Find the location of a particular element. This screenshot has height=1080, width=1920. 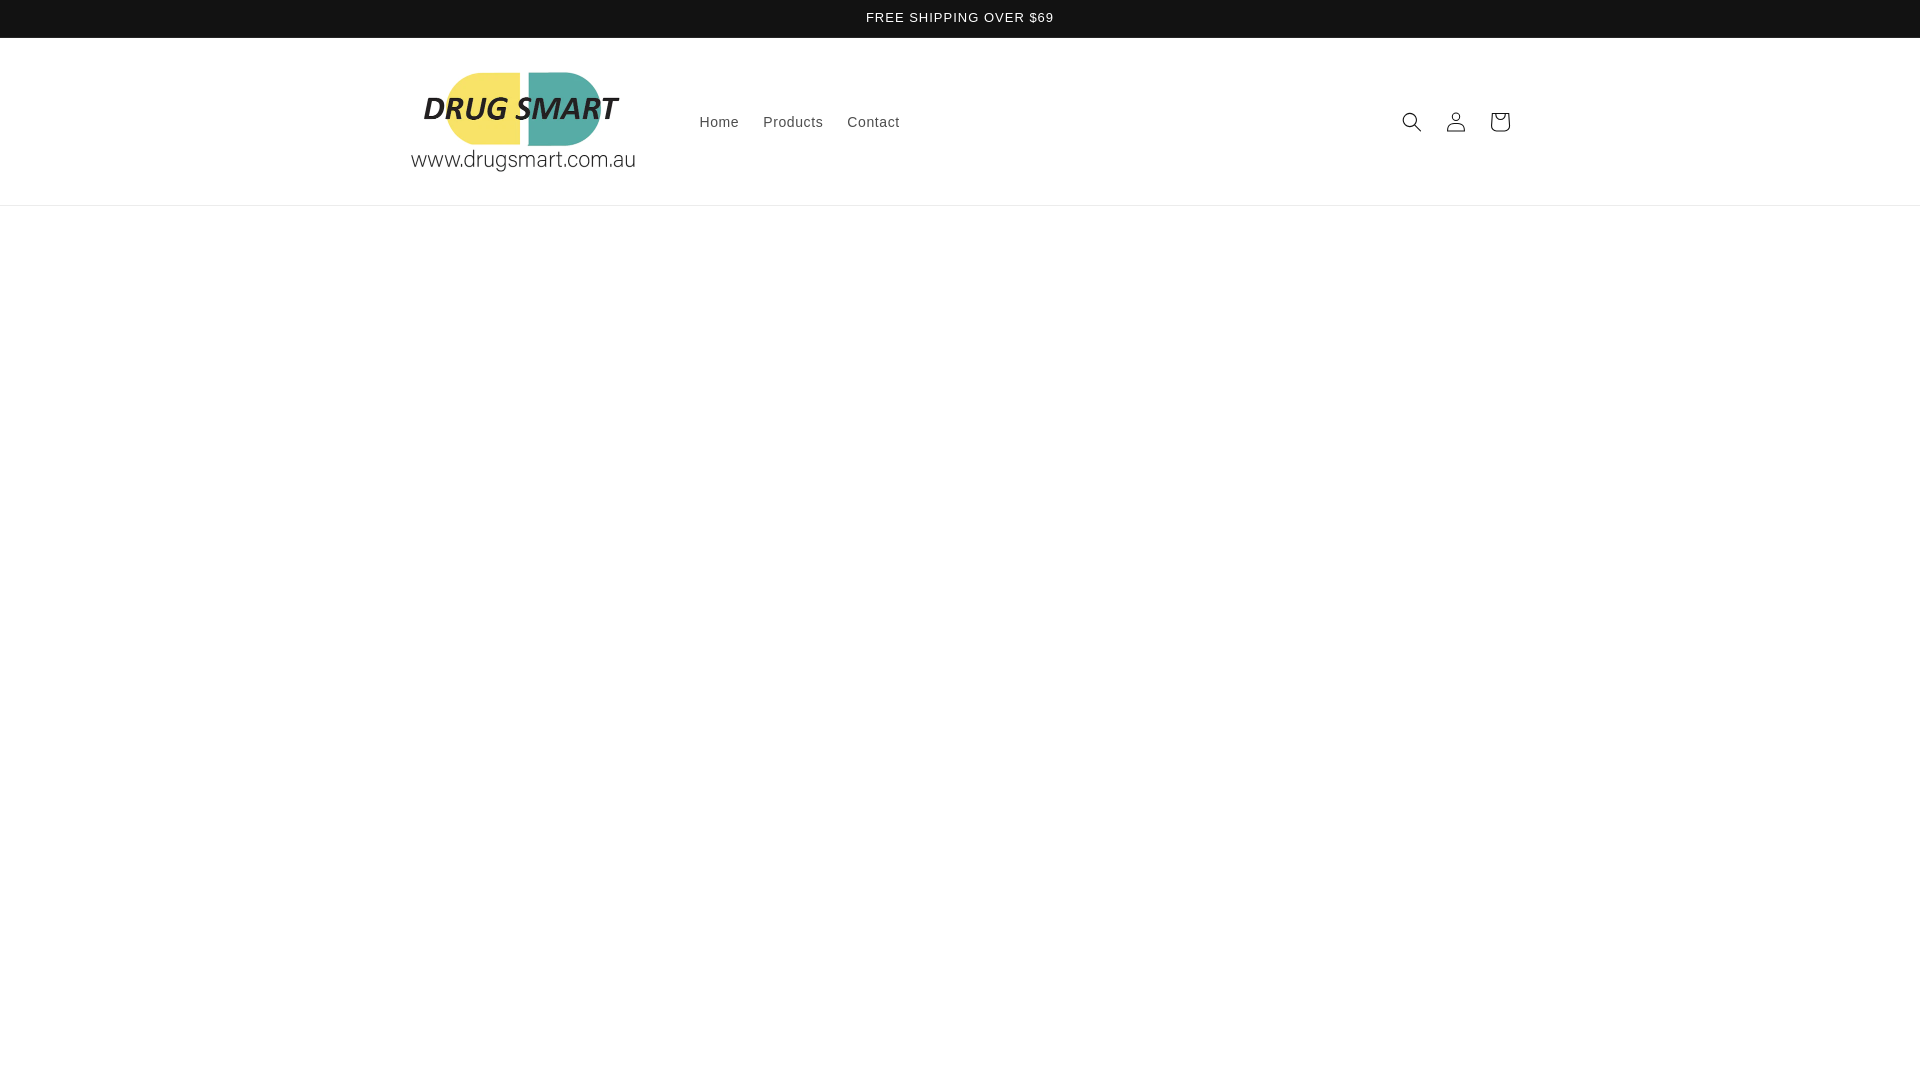

'Log in' is located at coordinates (1455, 122).